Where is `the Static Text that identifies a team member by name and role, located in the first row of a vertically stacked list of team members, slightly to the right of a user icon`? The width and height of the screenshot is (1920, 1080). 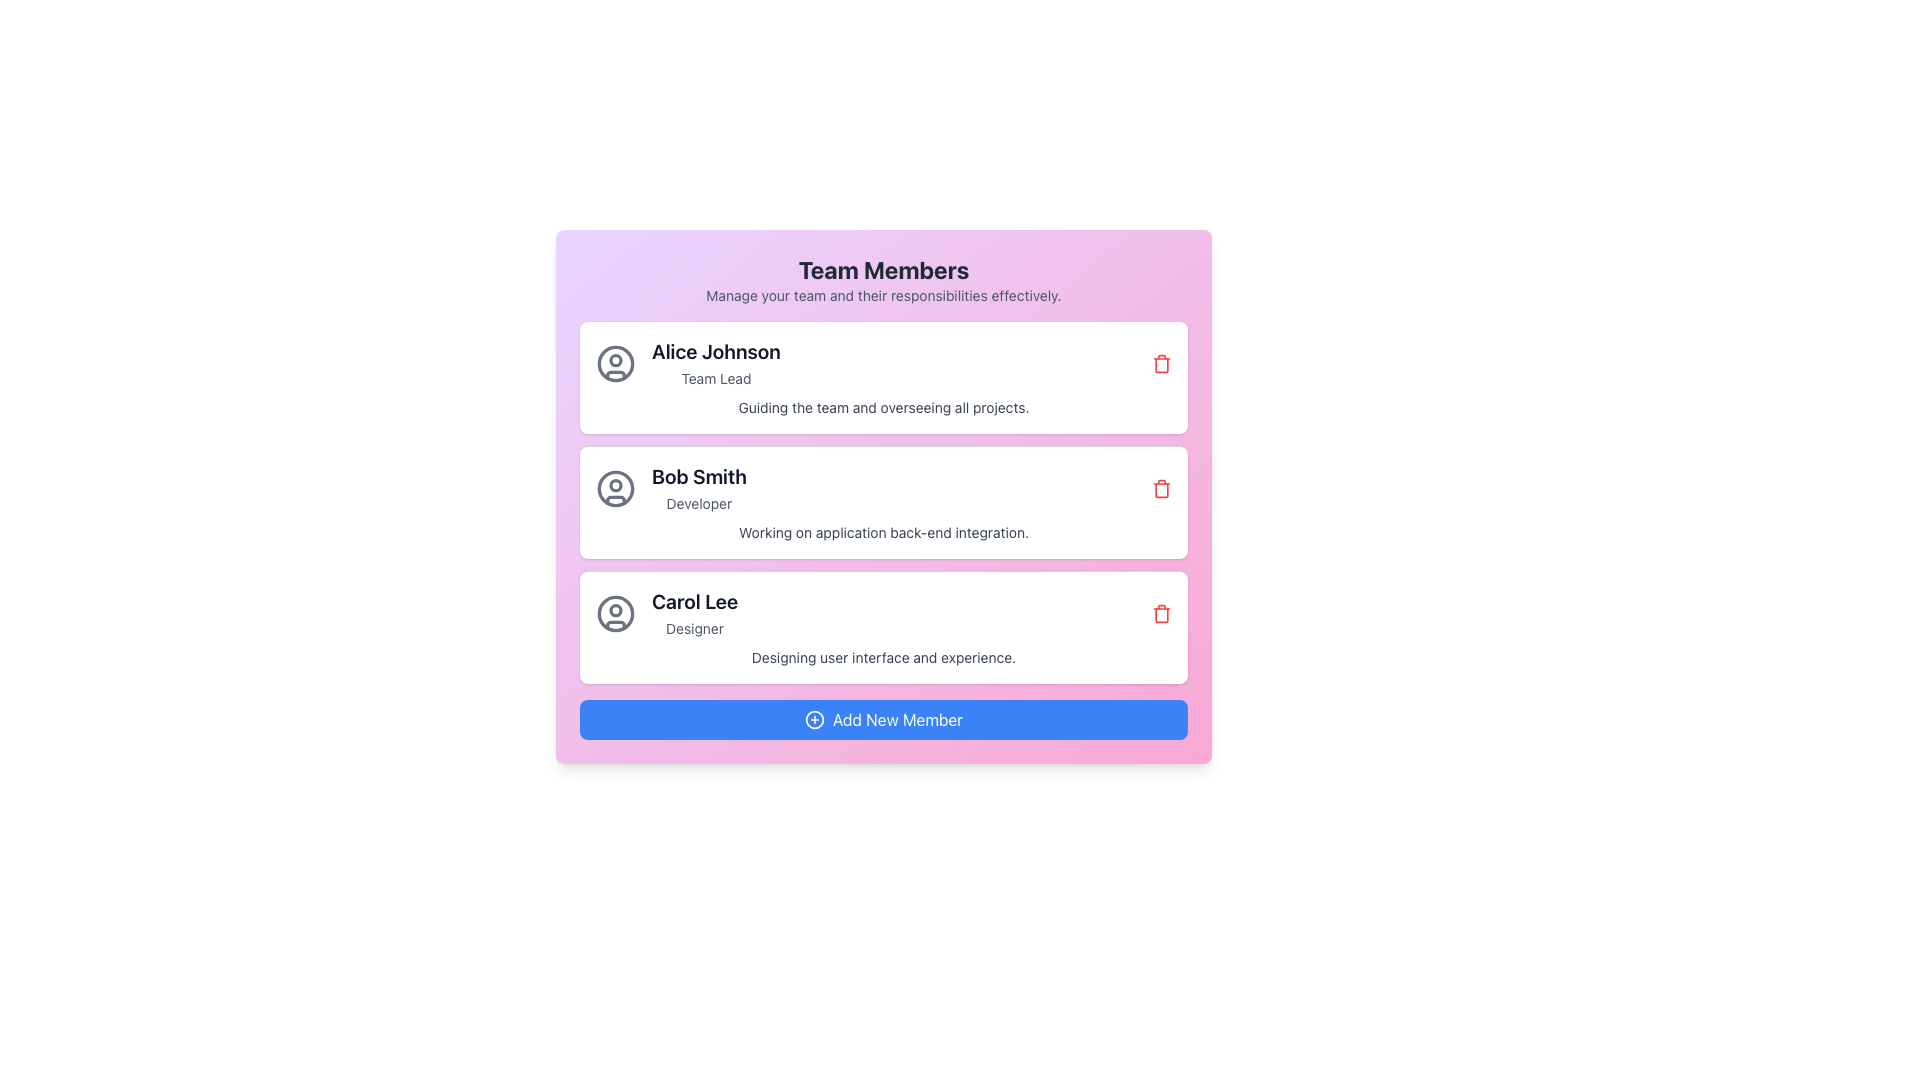 the Static Text that identifies a team member by name and role, located in the first row of a vertically stacked list of team members, slightly to the right of a user icon is located at coordinates (716, 363).